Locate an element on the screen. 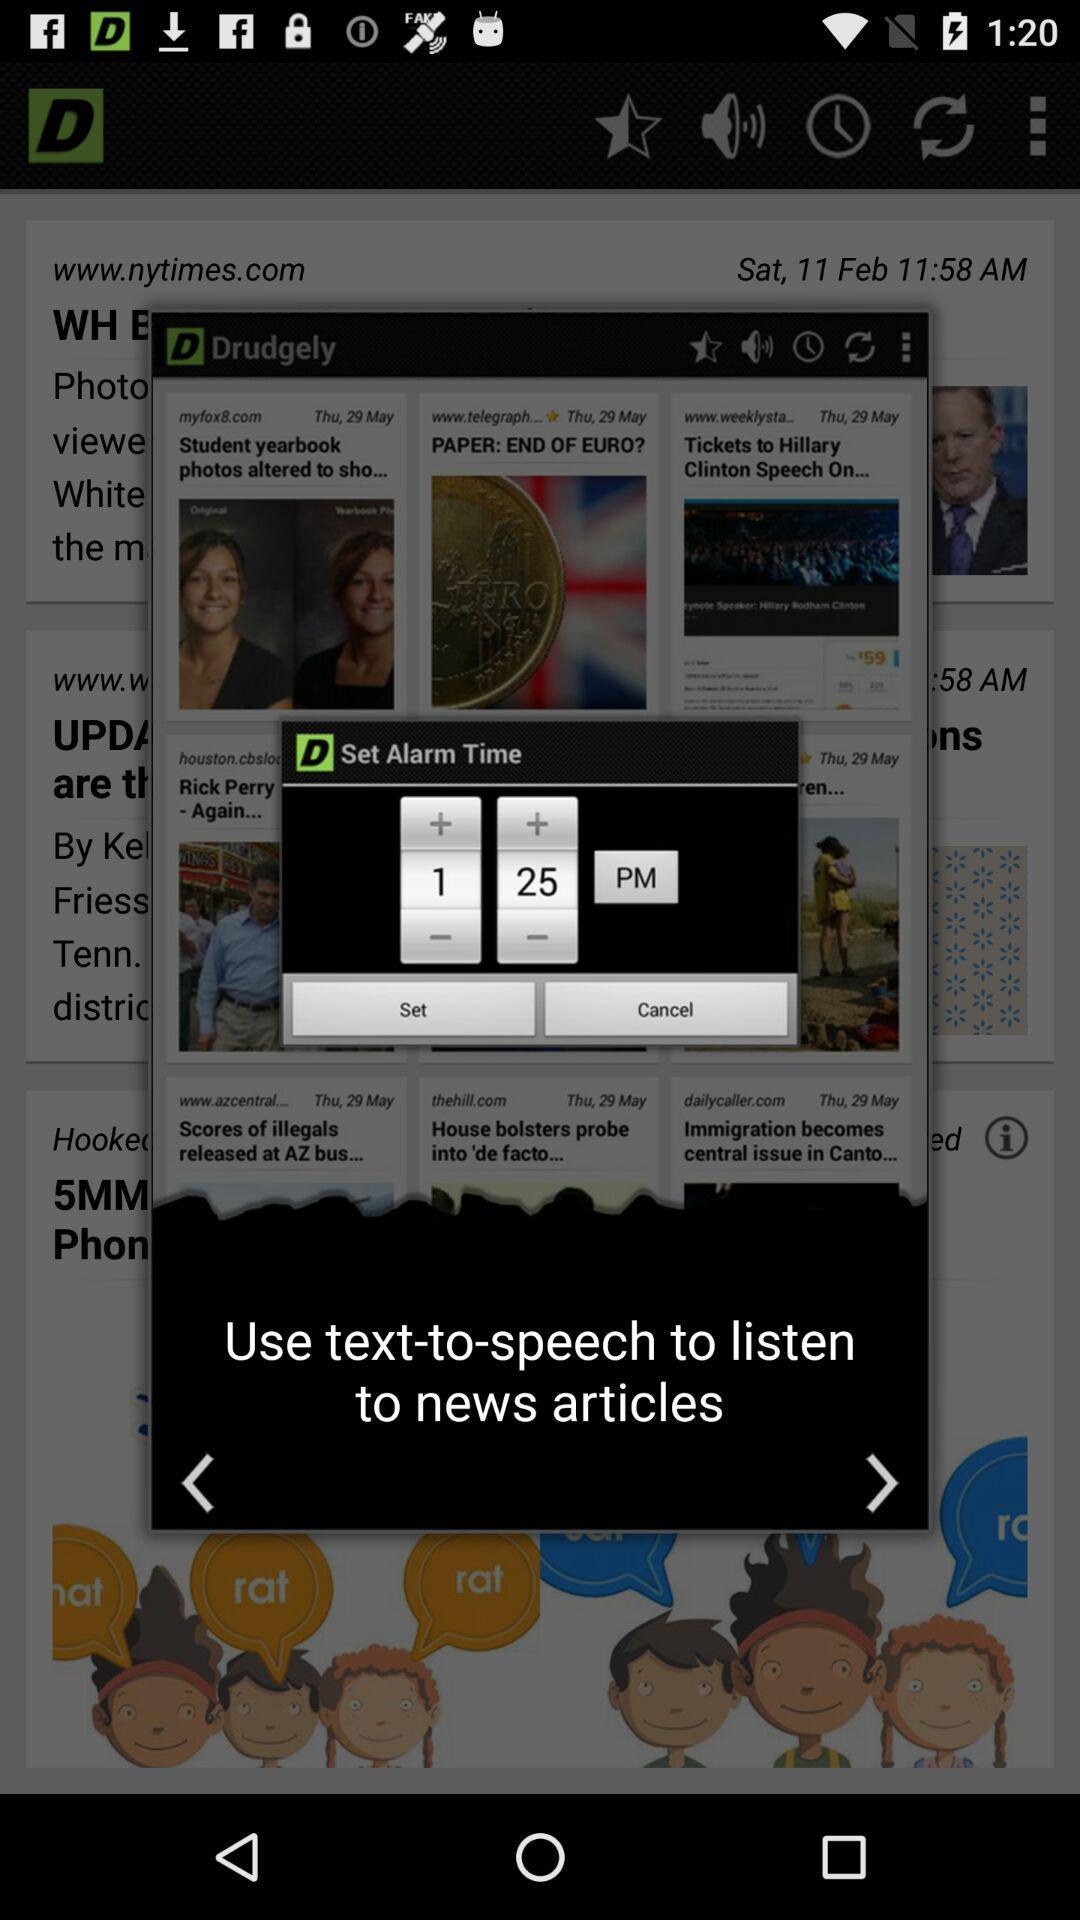 This screenshot has width=1080, height=1920. for back is located at coordinates (197, 1483).